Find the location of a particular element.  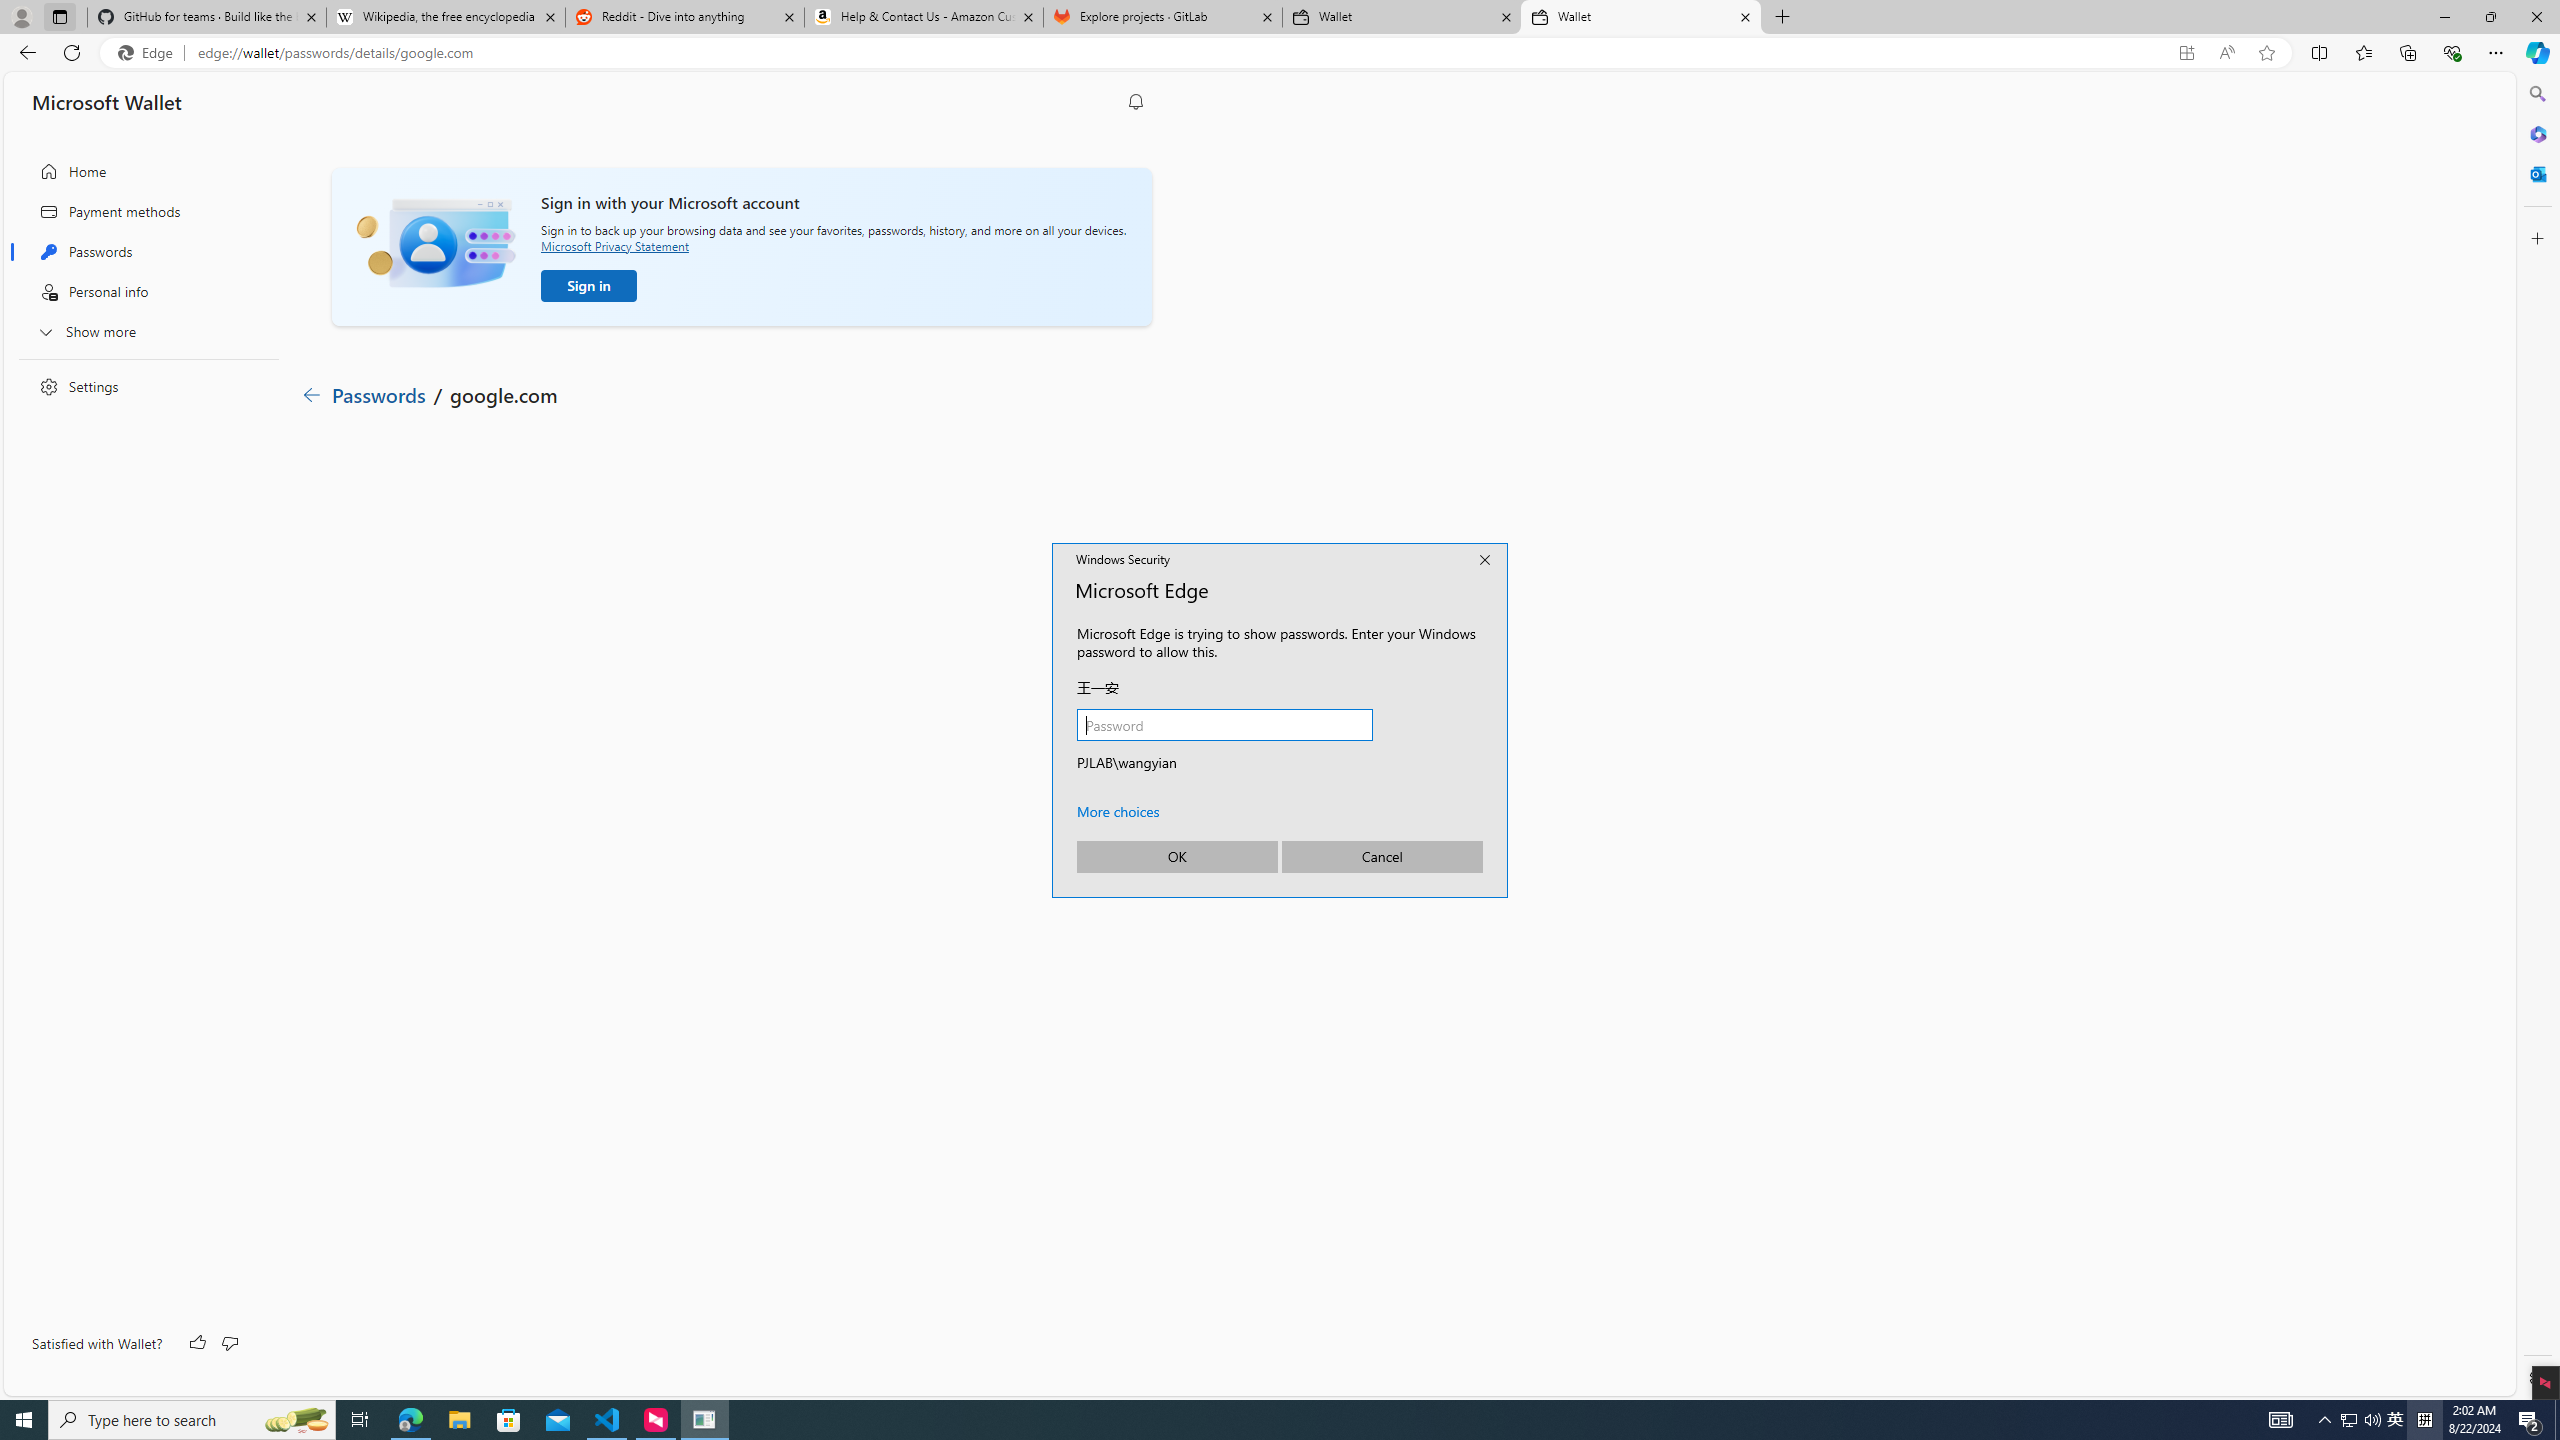

'Payment methods' is located at coordinates (142, 211).